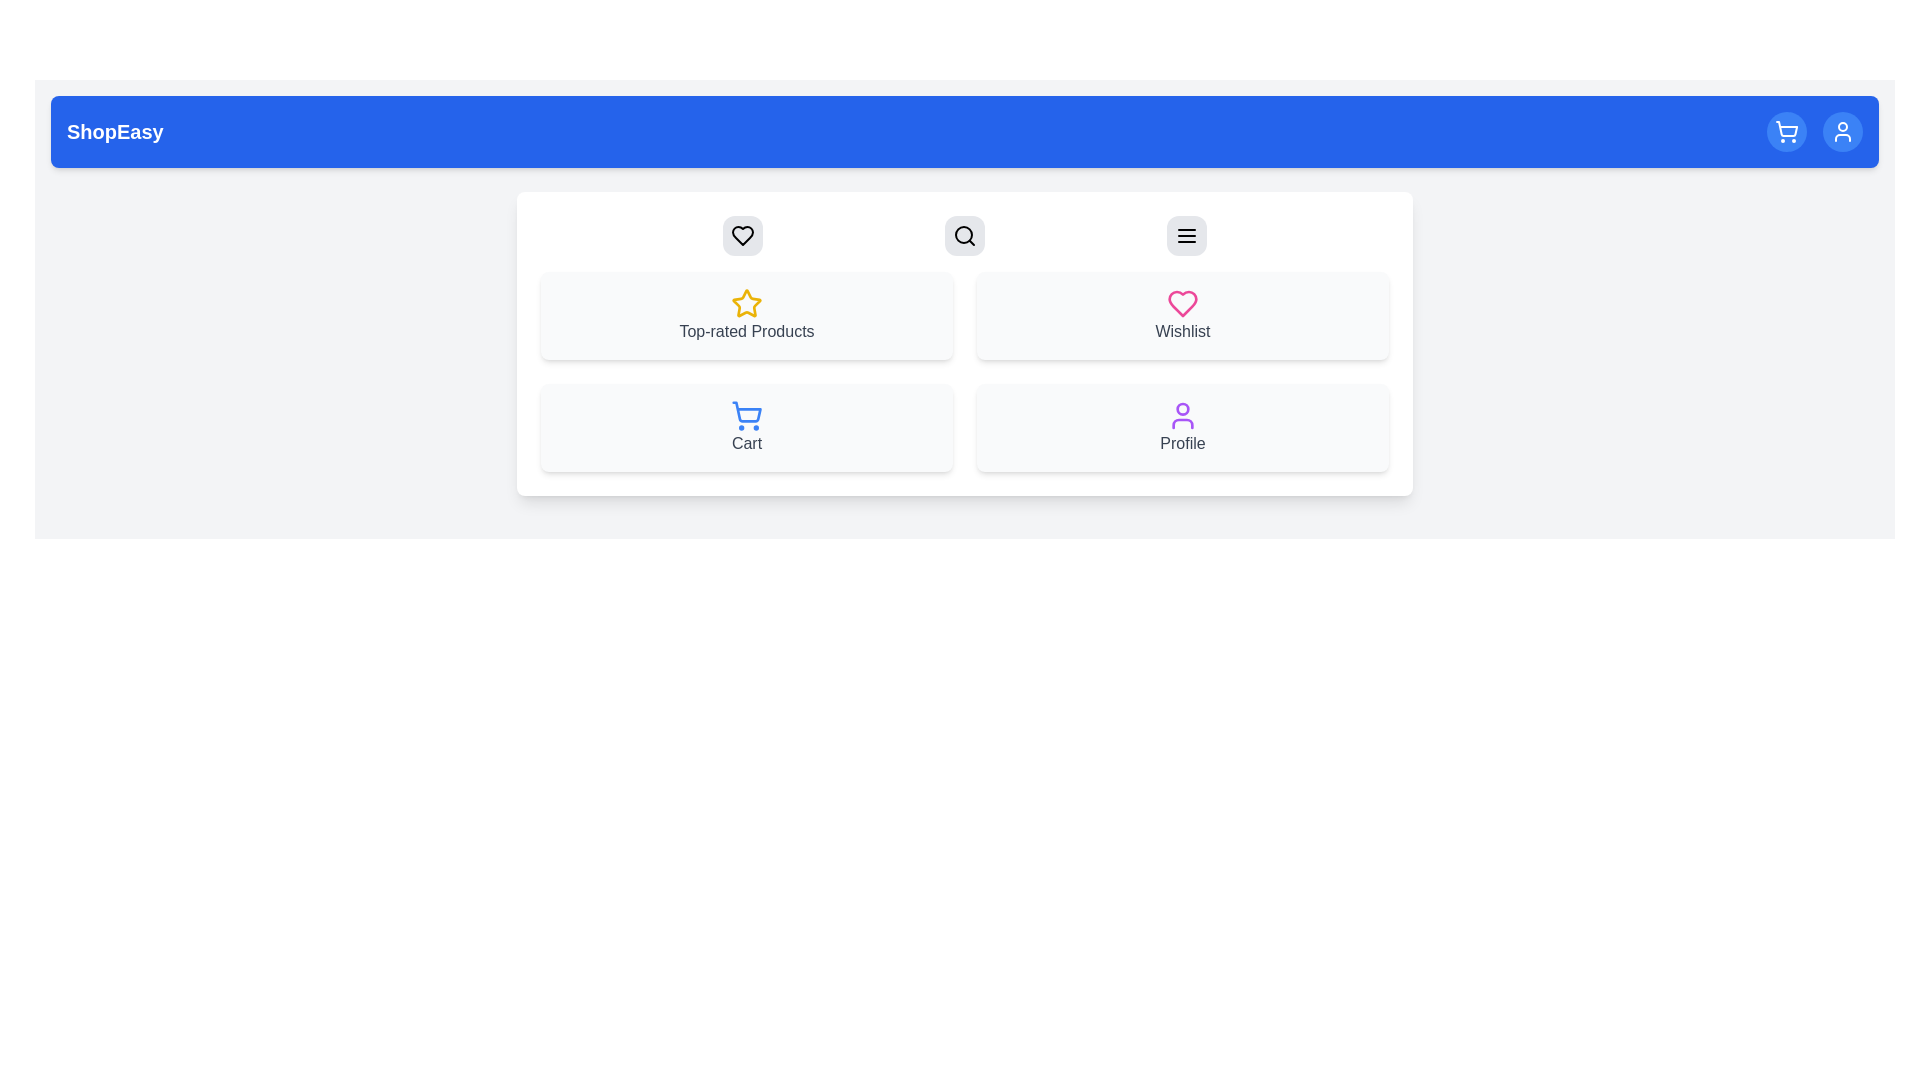  What do you see at coordinates (1182, 423) in the screenshot?
I see `the lower half of the user profile icon located on the right side of the top navigation bar` at bounding box center [1182, 423].